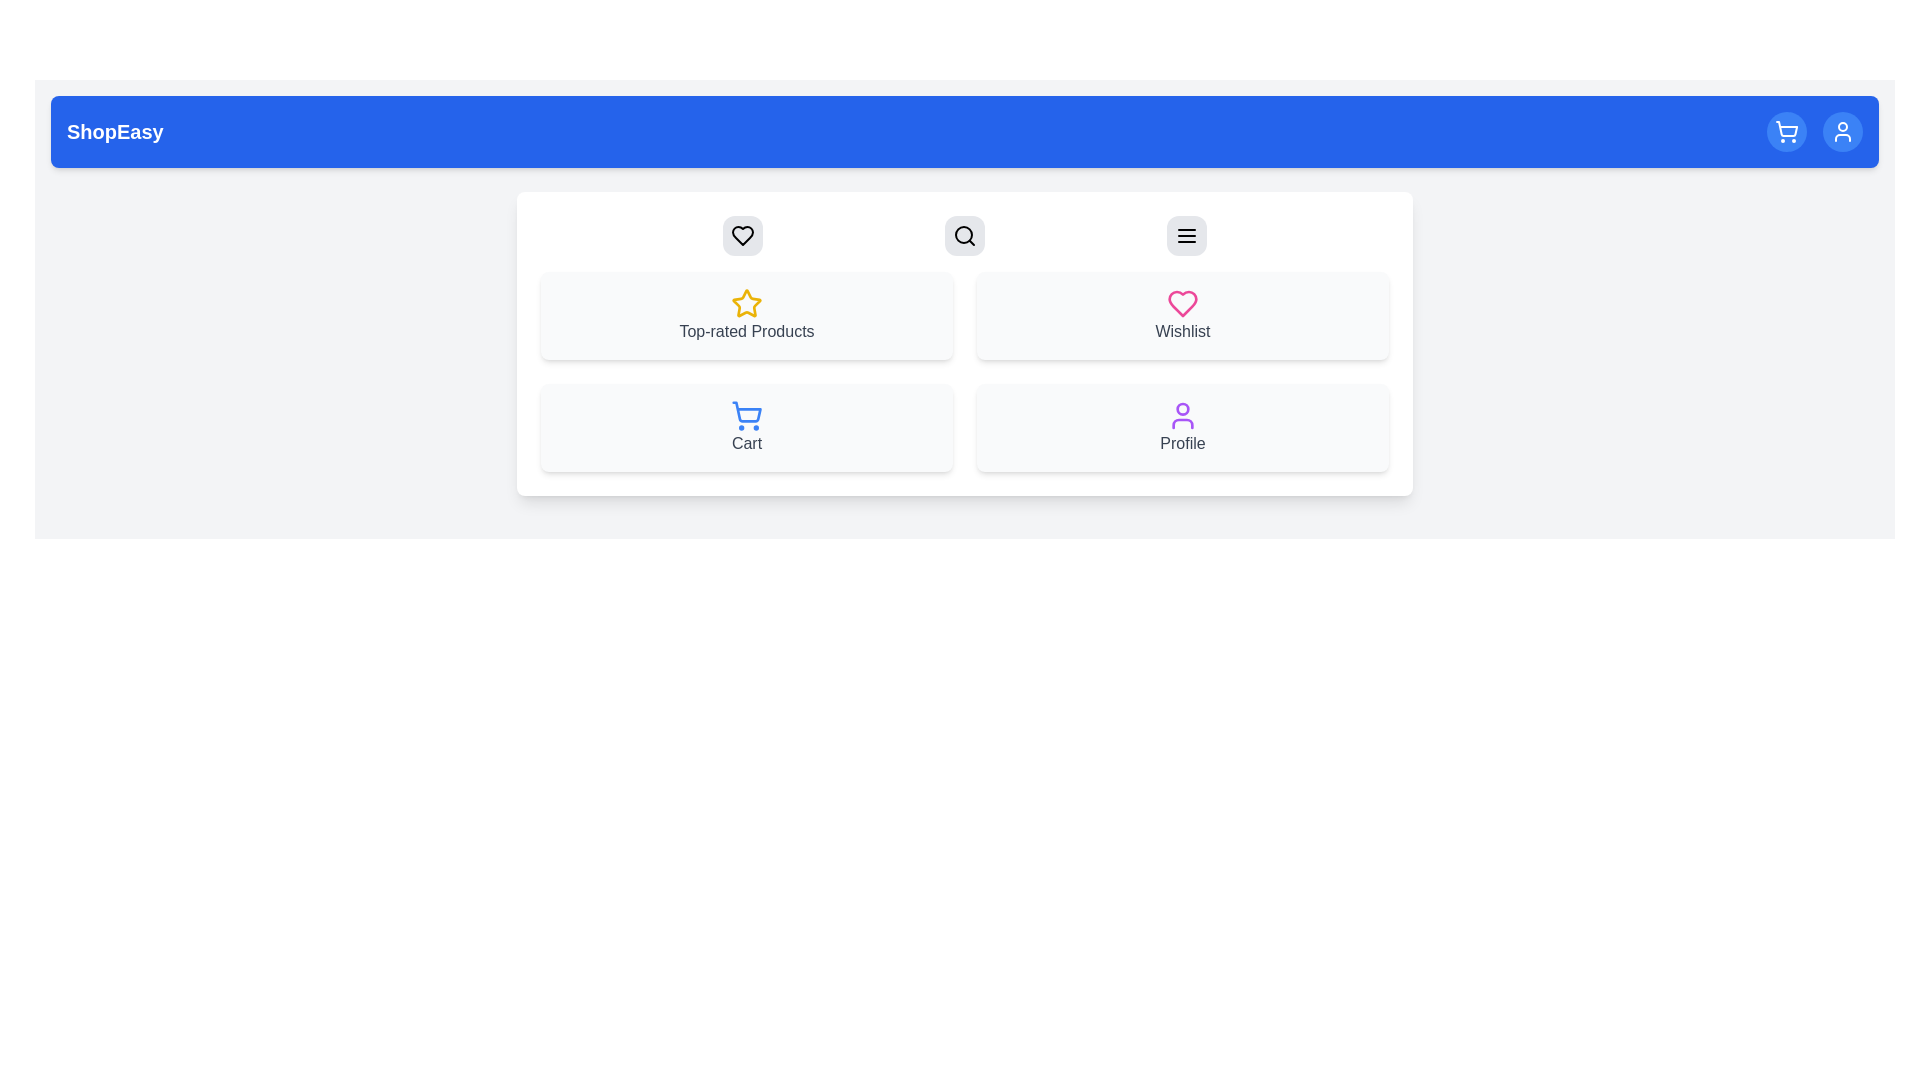  What do you see at coordinates (1182, 423) in the screenshot?
I see `the lower half of the user profile icon located on the right side of the top navigation bar` at bounding box center [1182, 423].